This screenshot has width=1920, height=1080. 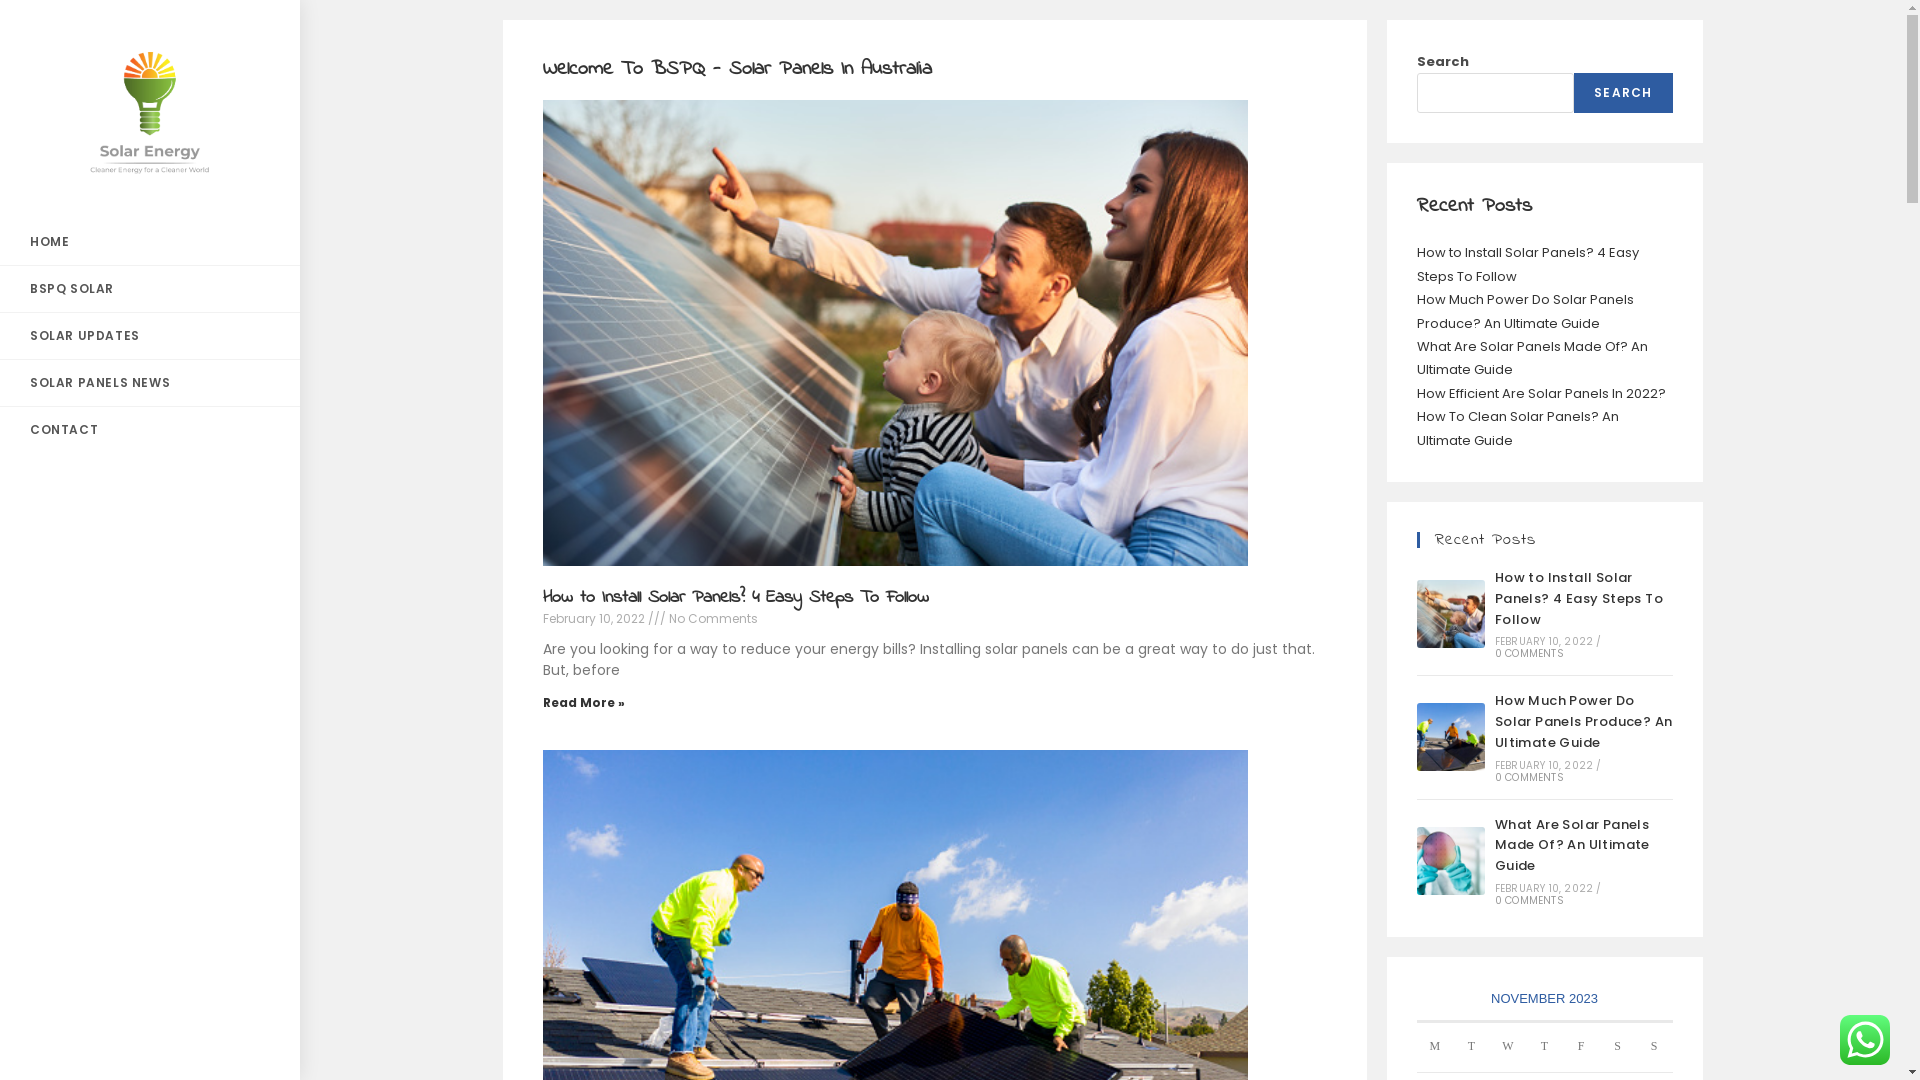 What do you see at coordinates (1516, 427) in the screenshot?
I see `'How To Clean Solar Panels? An Ultimate Guide'` at bounding box center [1516, 427].